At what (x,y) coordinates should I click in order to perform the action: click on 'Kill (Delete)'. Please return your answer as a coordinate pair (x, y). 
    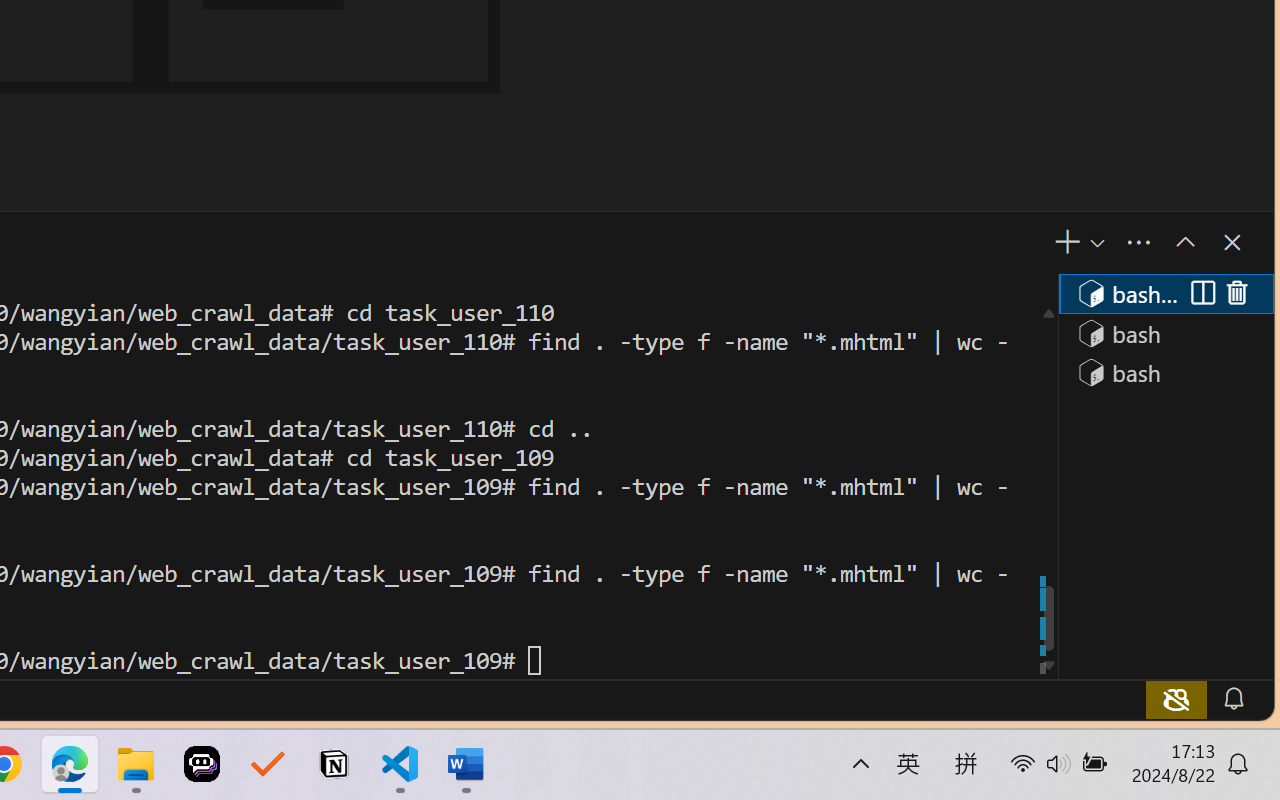
    Looking at the image, I should click on (1235, 293).